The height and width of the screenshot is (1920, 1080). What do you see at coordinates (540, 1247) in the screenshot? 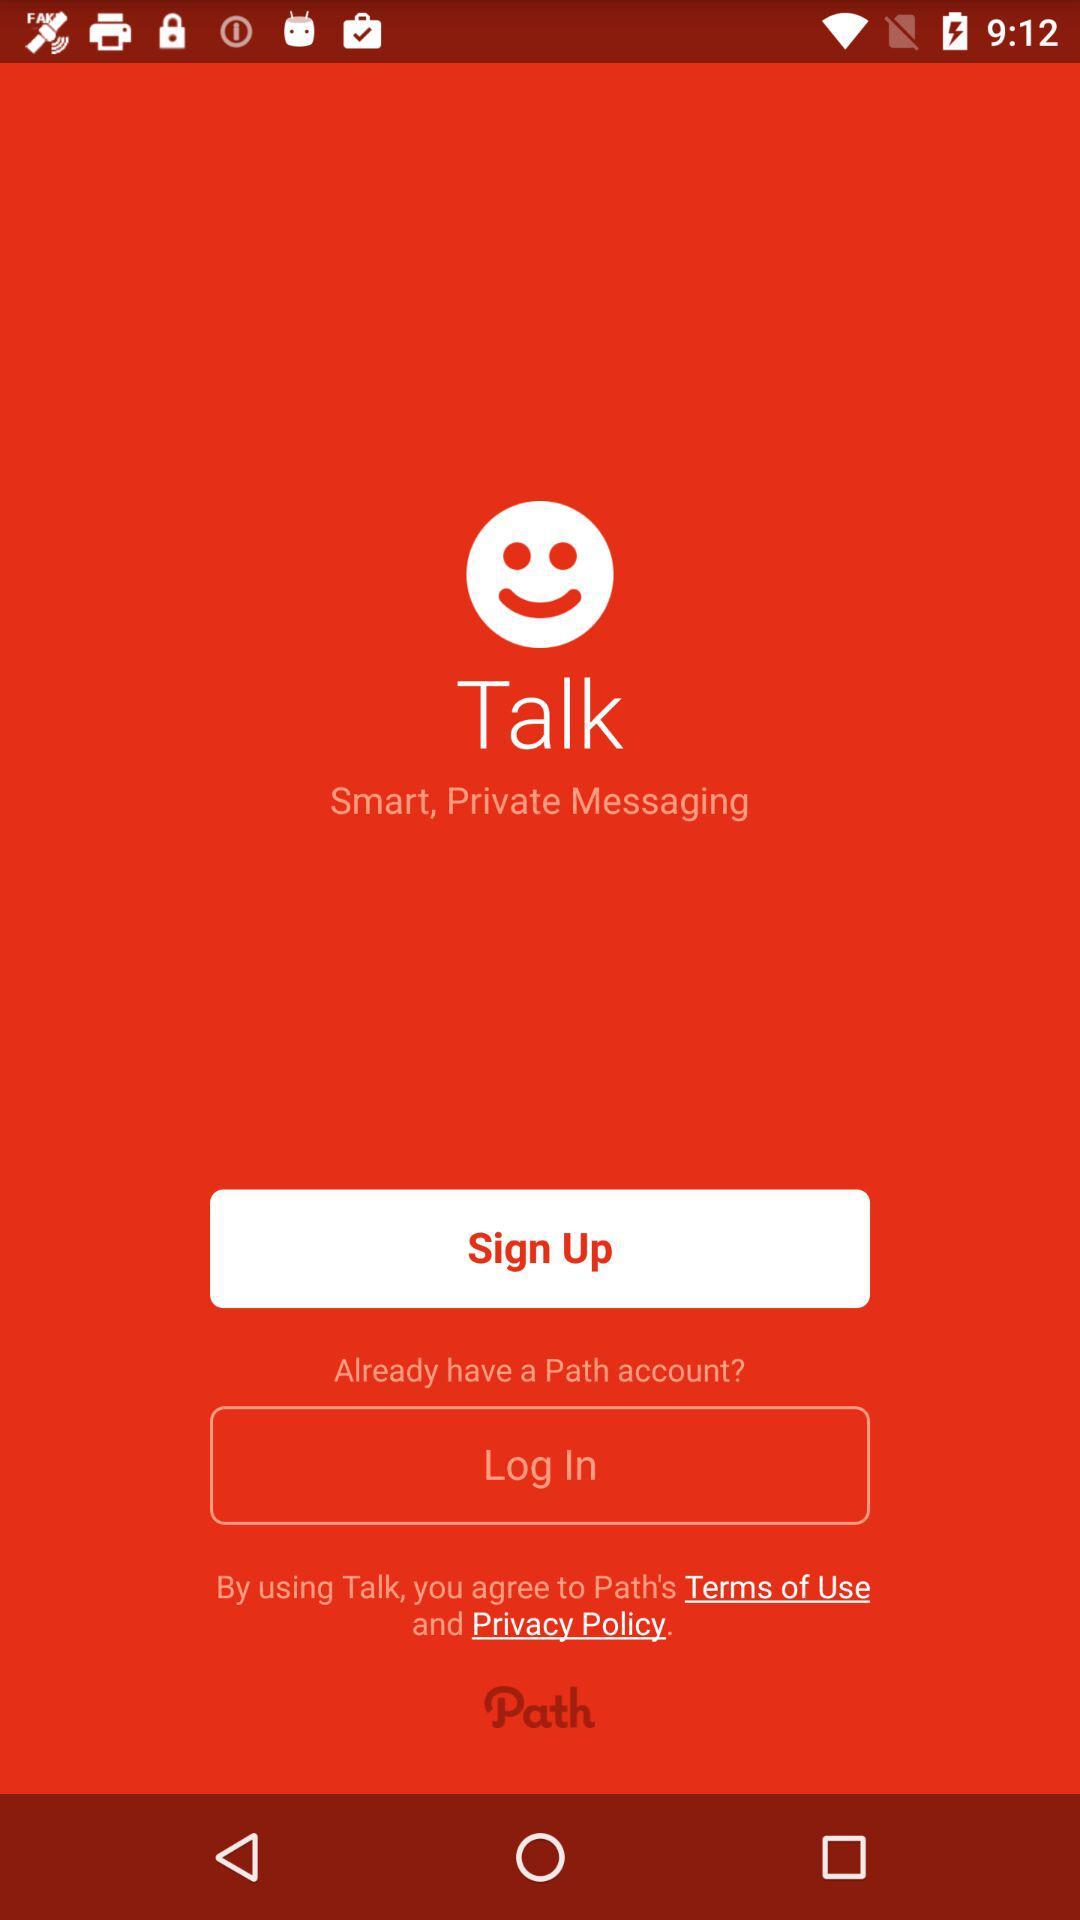
I see `the sign up item` at bounding box center [540, 1247].